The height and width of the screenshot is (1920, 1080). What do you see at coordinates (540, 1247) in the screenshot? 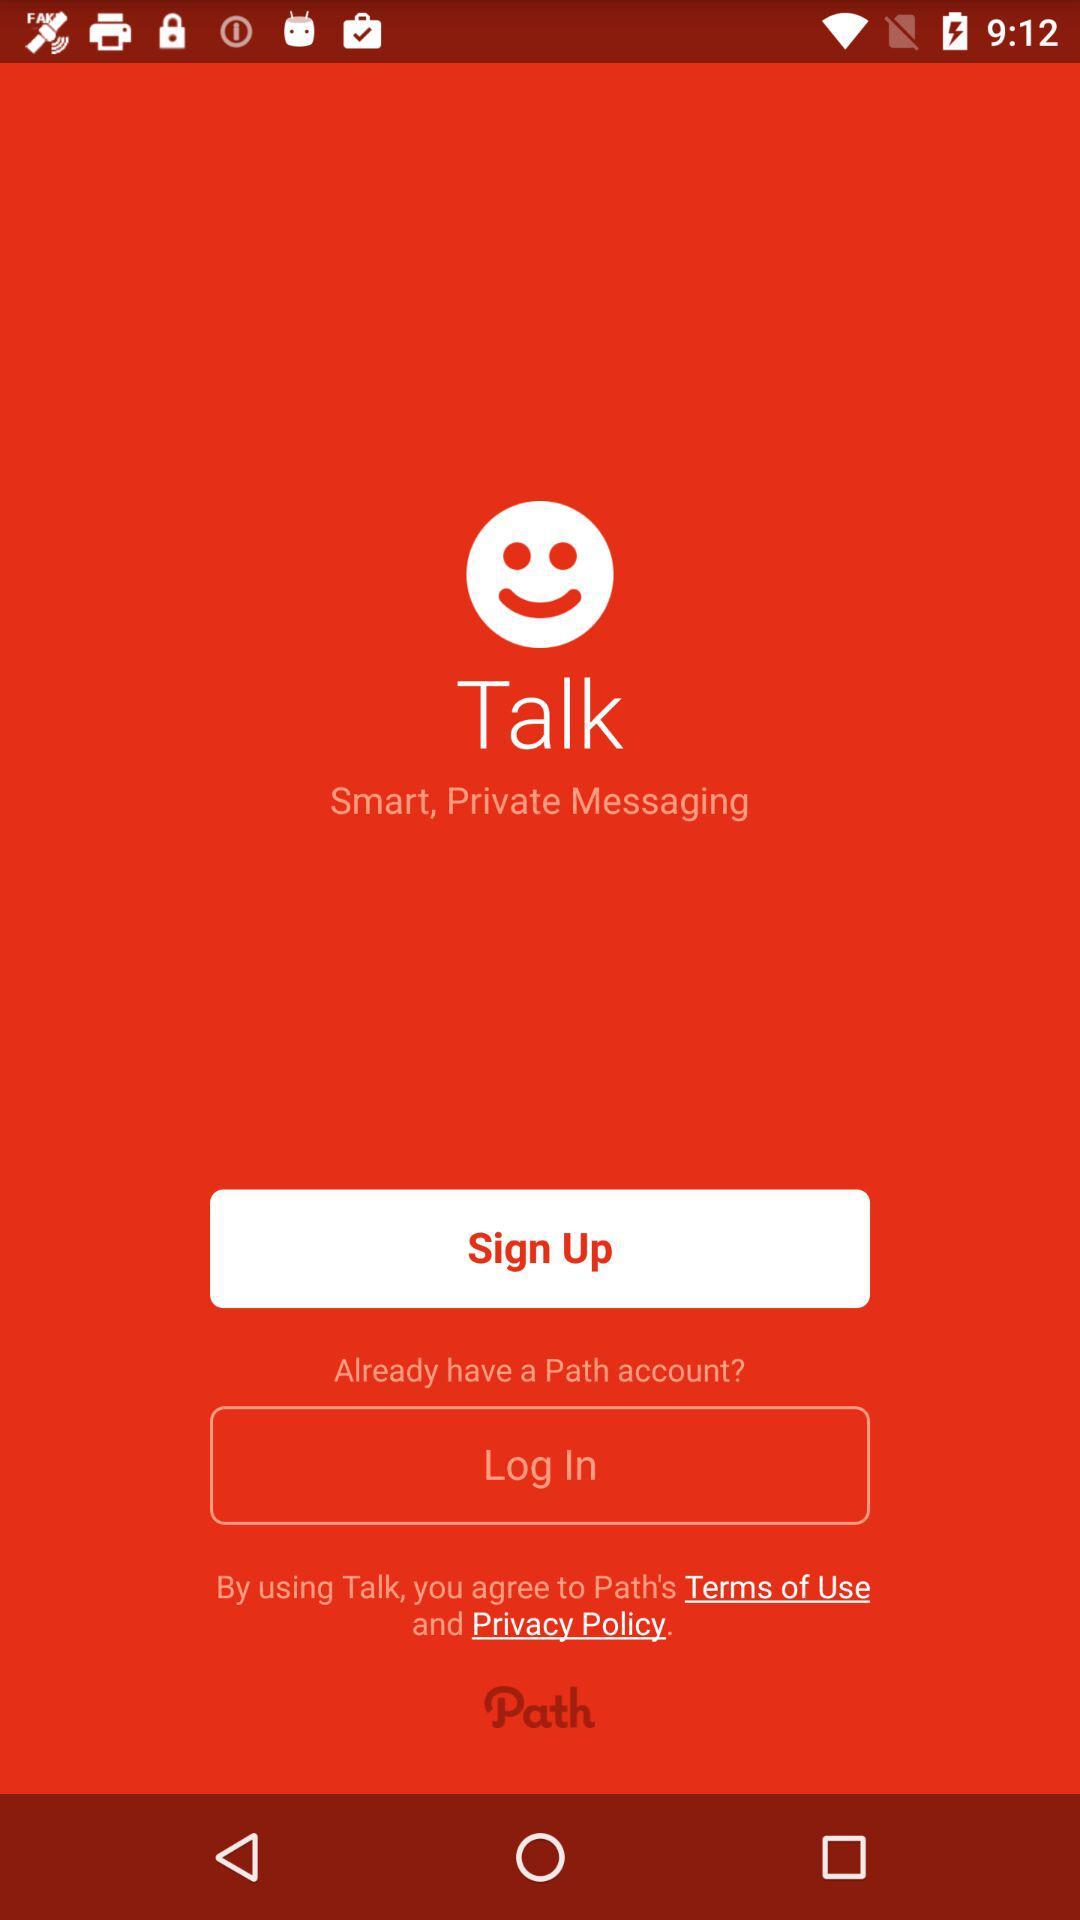
I see `the sign up item` at bounding box center [540, 1247].